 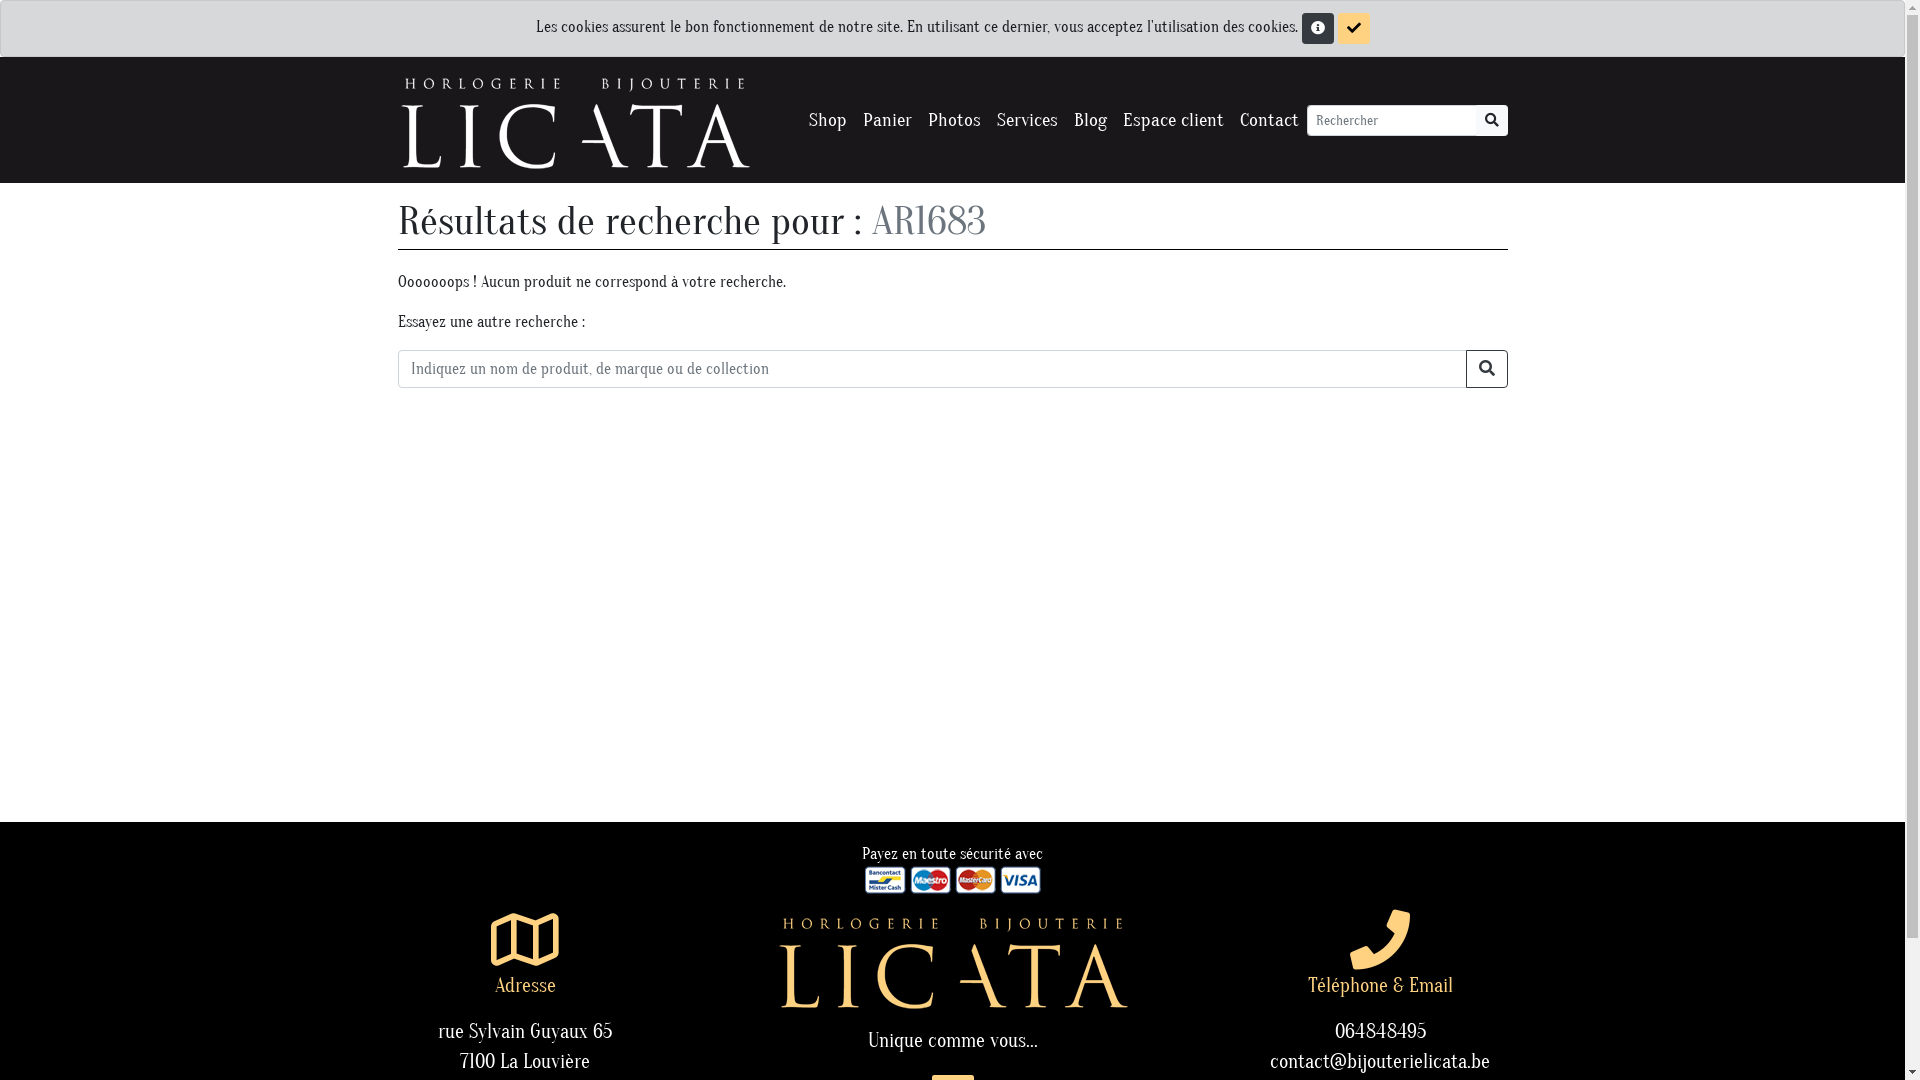 I want to click on 'Shop', so click(x=826, y=120).